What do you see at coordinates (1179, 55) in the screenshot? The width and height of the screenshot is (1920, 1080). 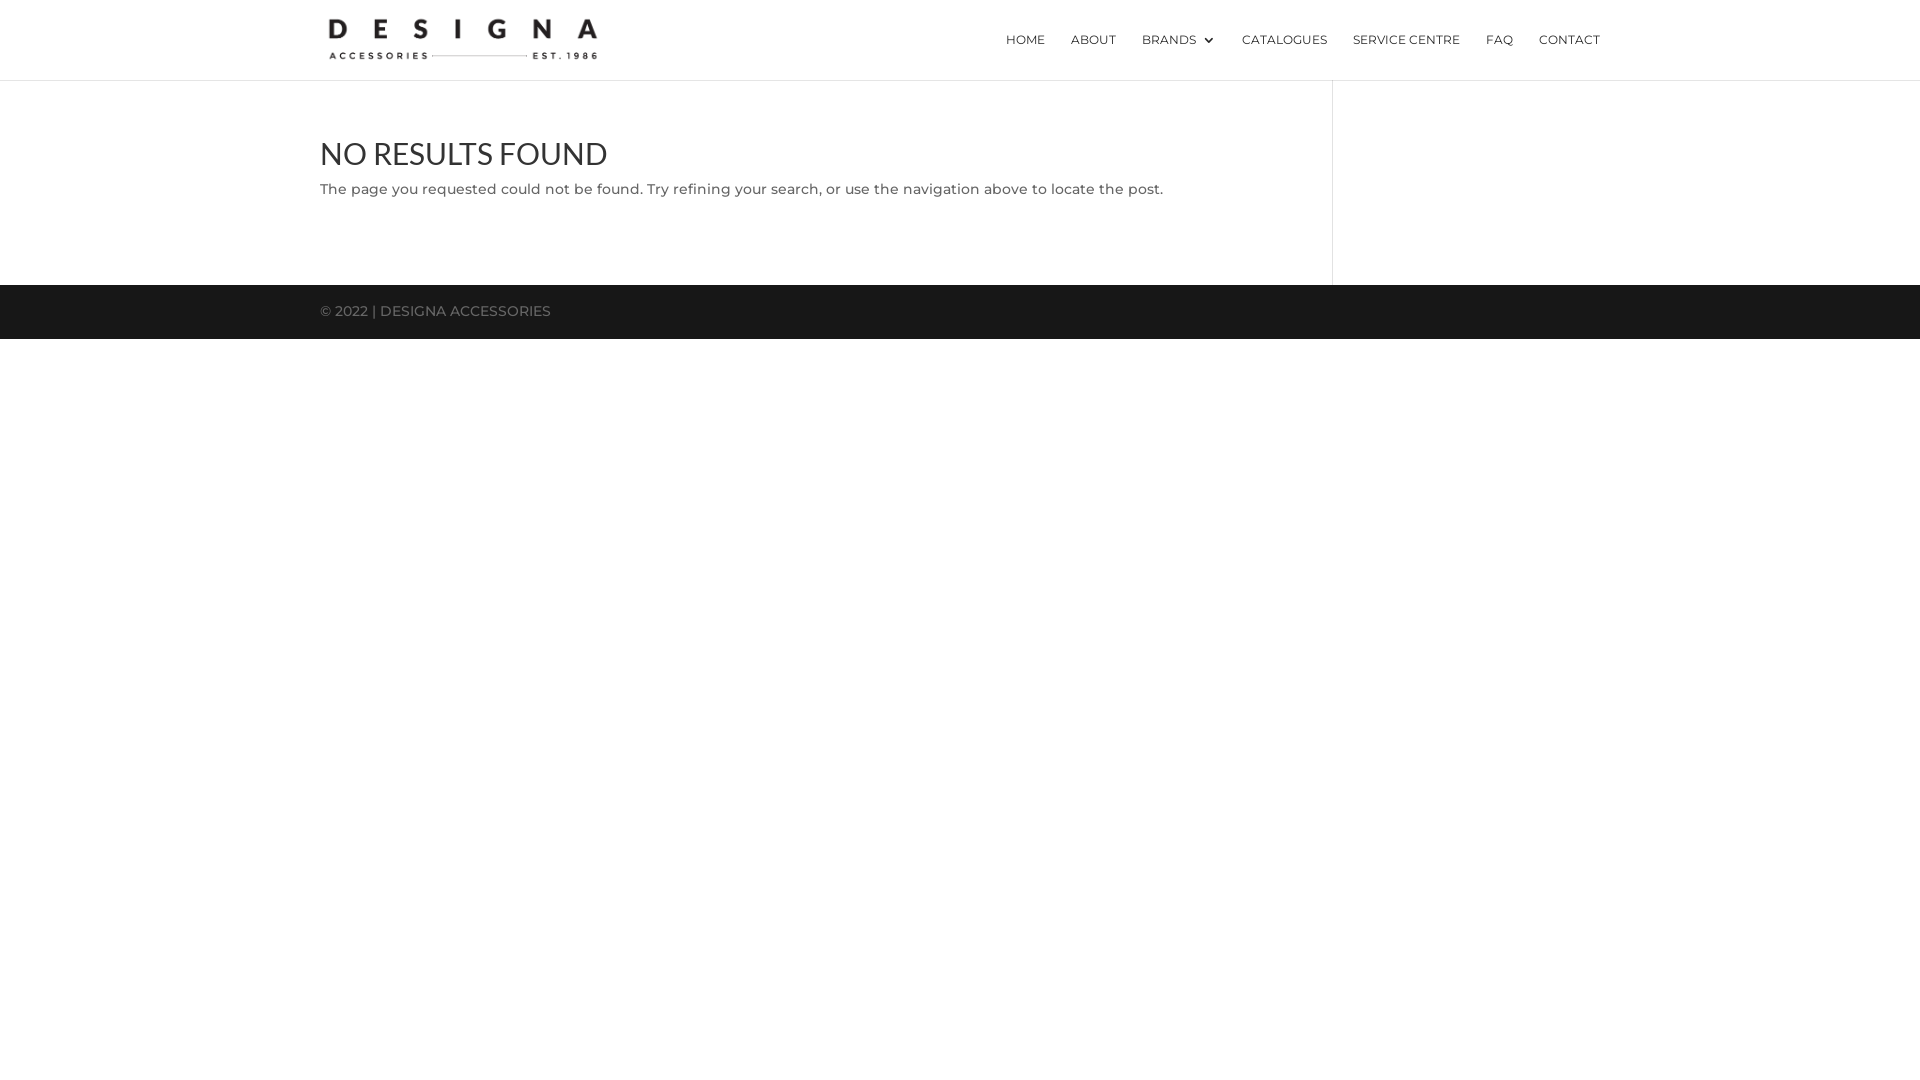 I see `'BRANDS'` at bounding box center [1179, 55].